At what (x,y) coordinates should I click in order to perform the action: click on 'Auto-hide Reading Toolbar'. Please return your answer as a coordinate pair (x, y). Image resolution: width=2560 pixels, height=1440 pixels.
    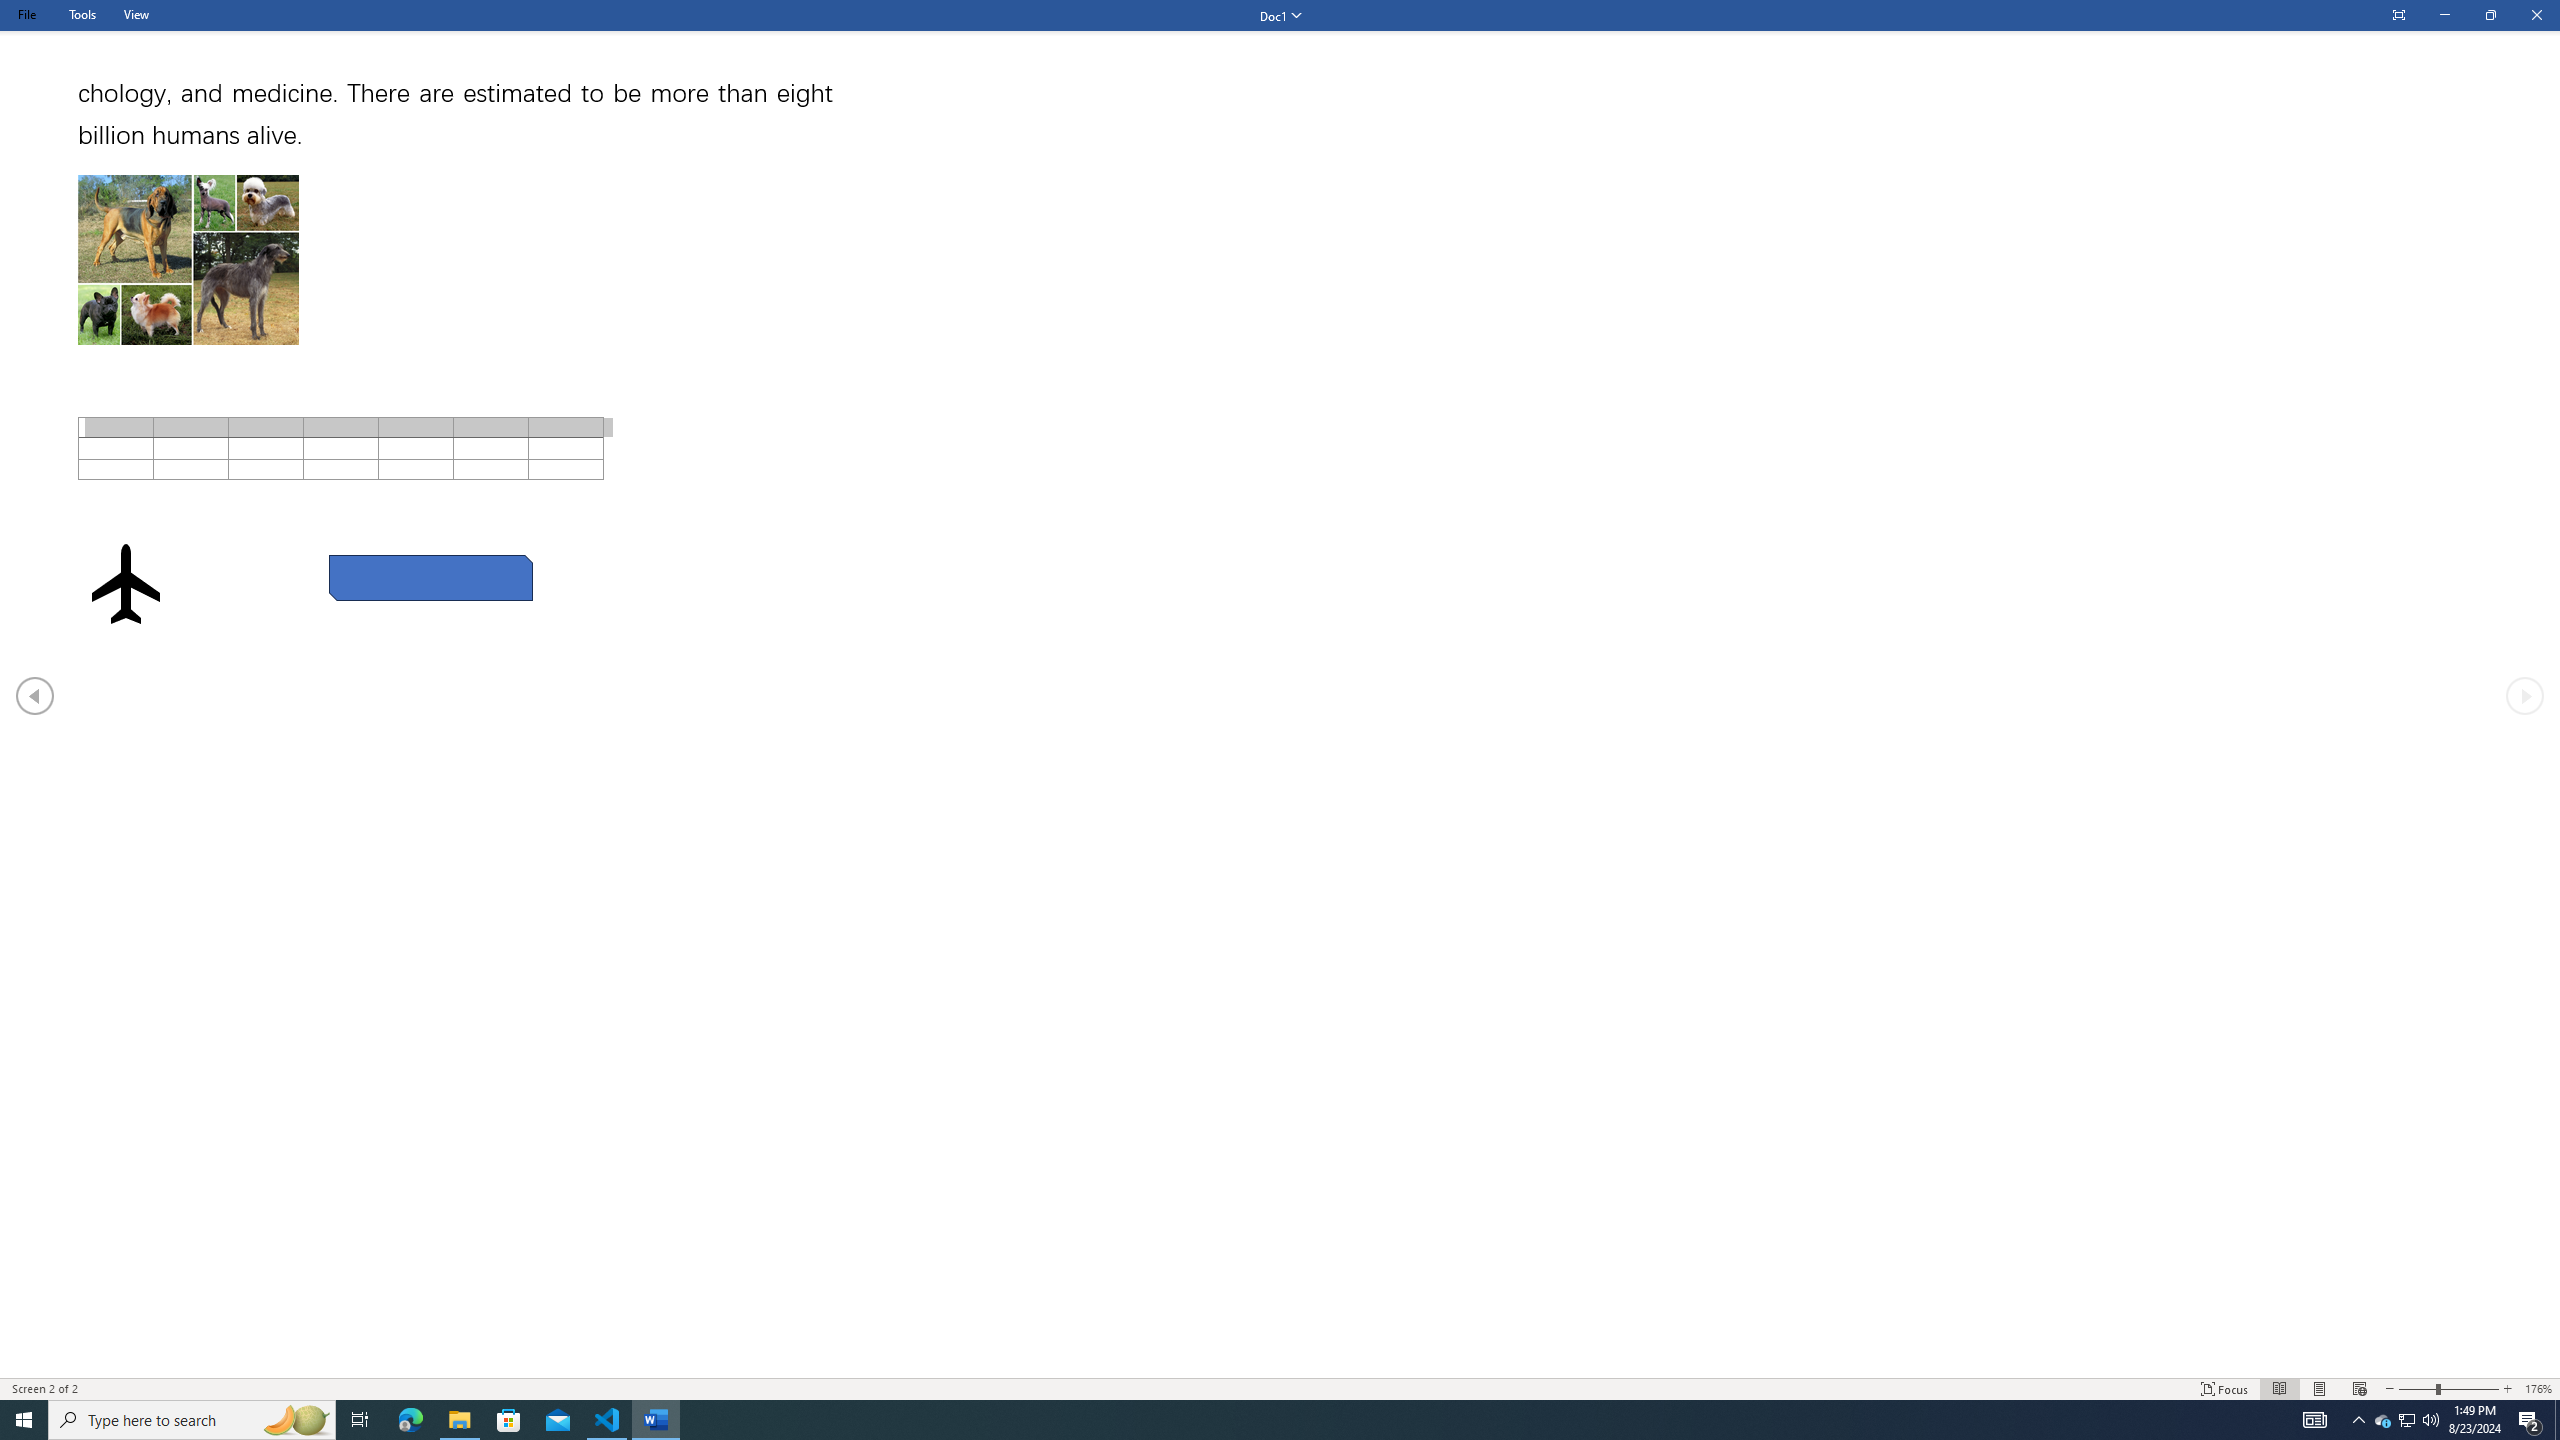
    Looking at the image, I should click on (2397, 15).